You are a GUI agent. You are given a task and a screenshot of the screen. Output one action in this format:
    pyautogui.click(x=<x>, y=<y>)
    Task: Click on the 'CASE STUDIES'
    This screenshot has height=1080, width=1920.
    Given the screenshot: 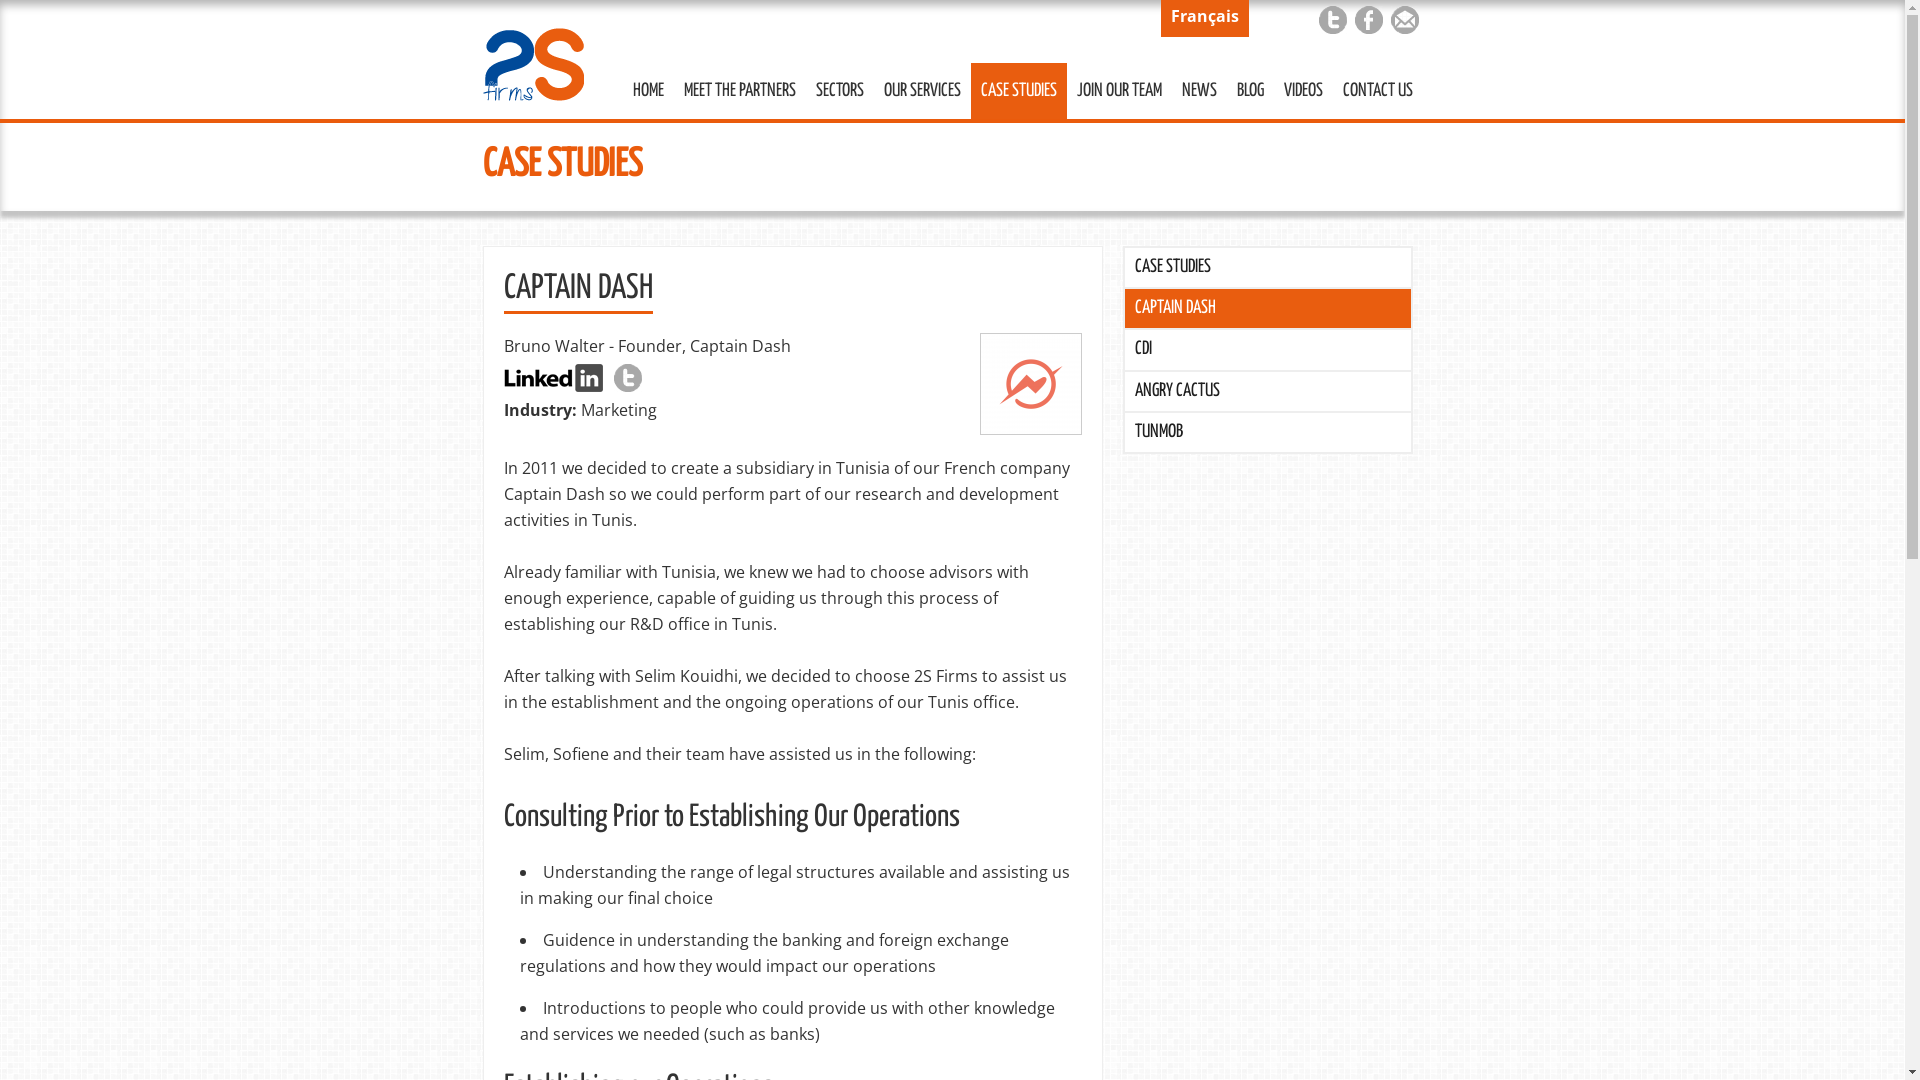 What is the action you would take?
    pyautogui.click(x=1017, y=91)
    